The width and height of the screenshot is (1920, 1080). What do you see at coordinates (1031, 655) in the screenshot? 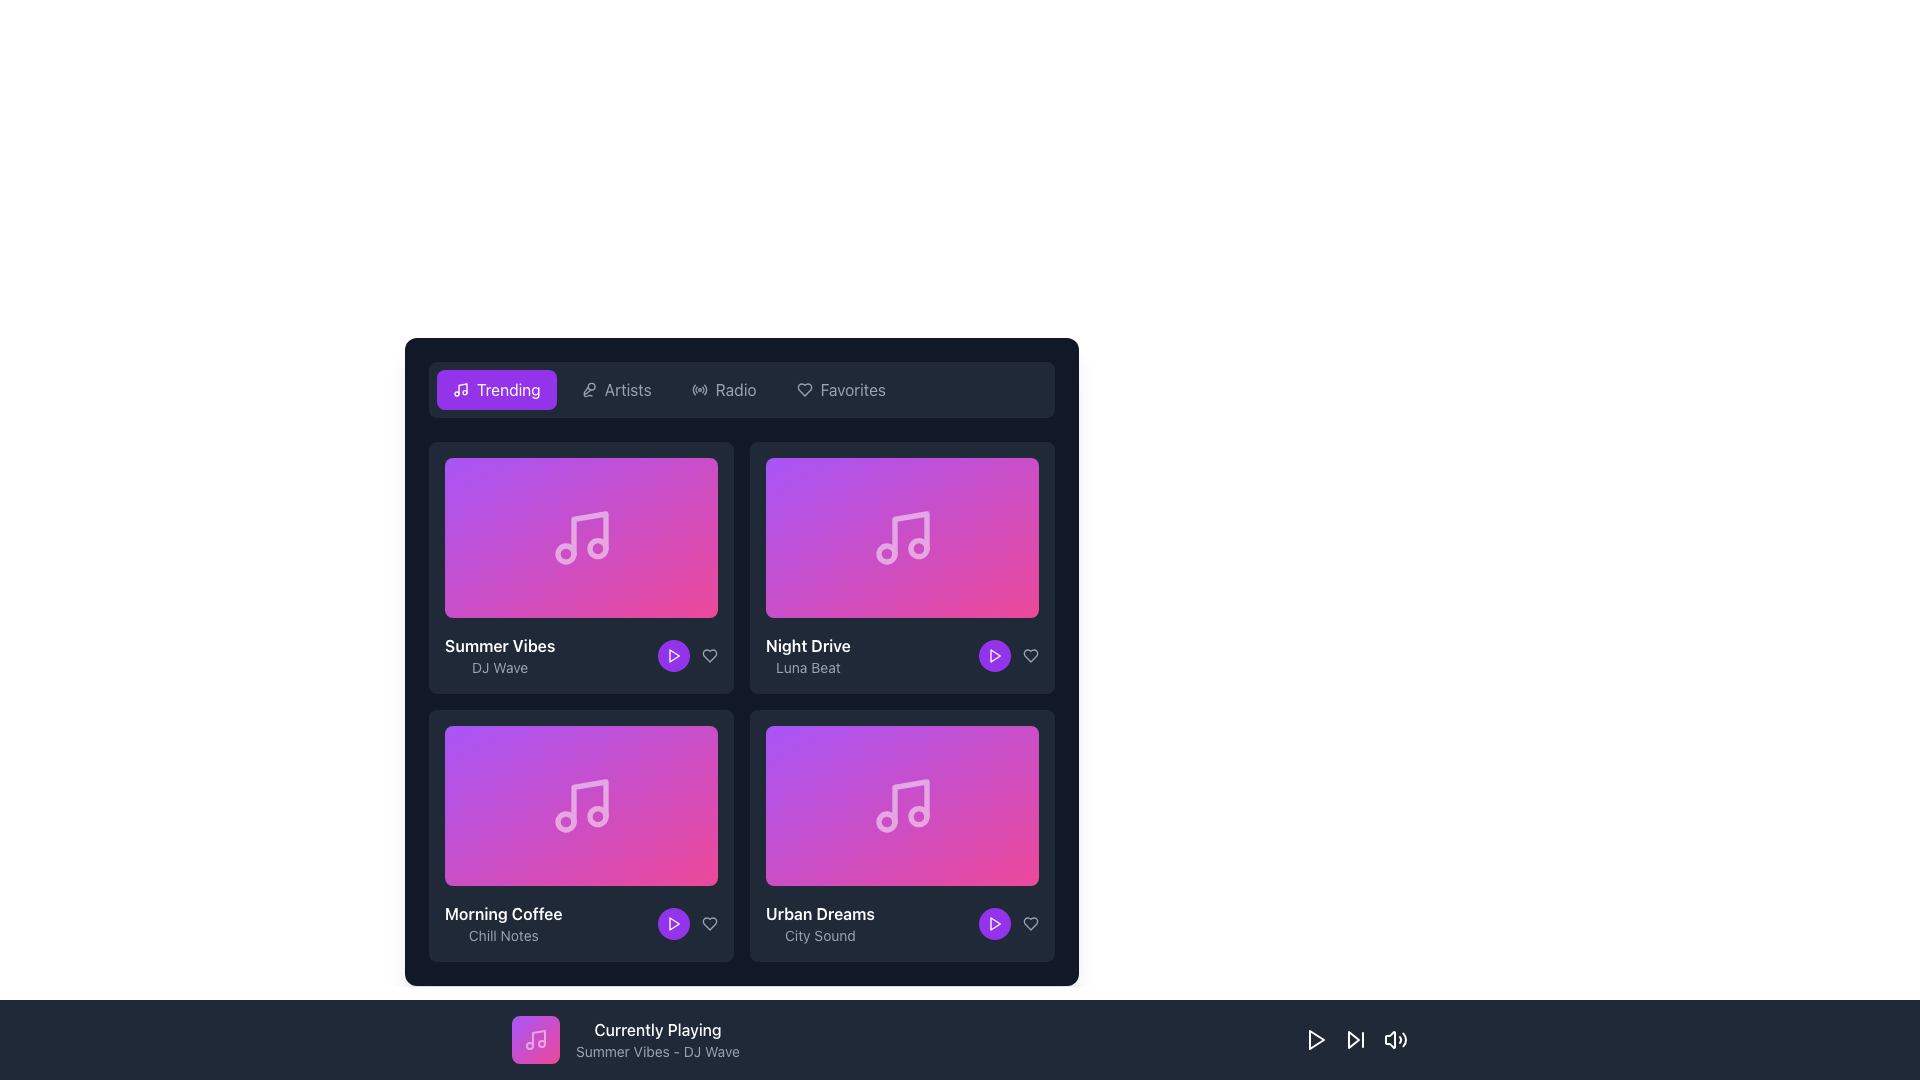
I see `the heart icon at the bottom right corner of the 'Night Drive' song card` at bounding box center [1031, 655].